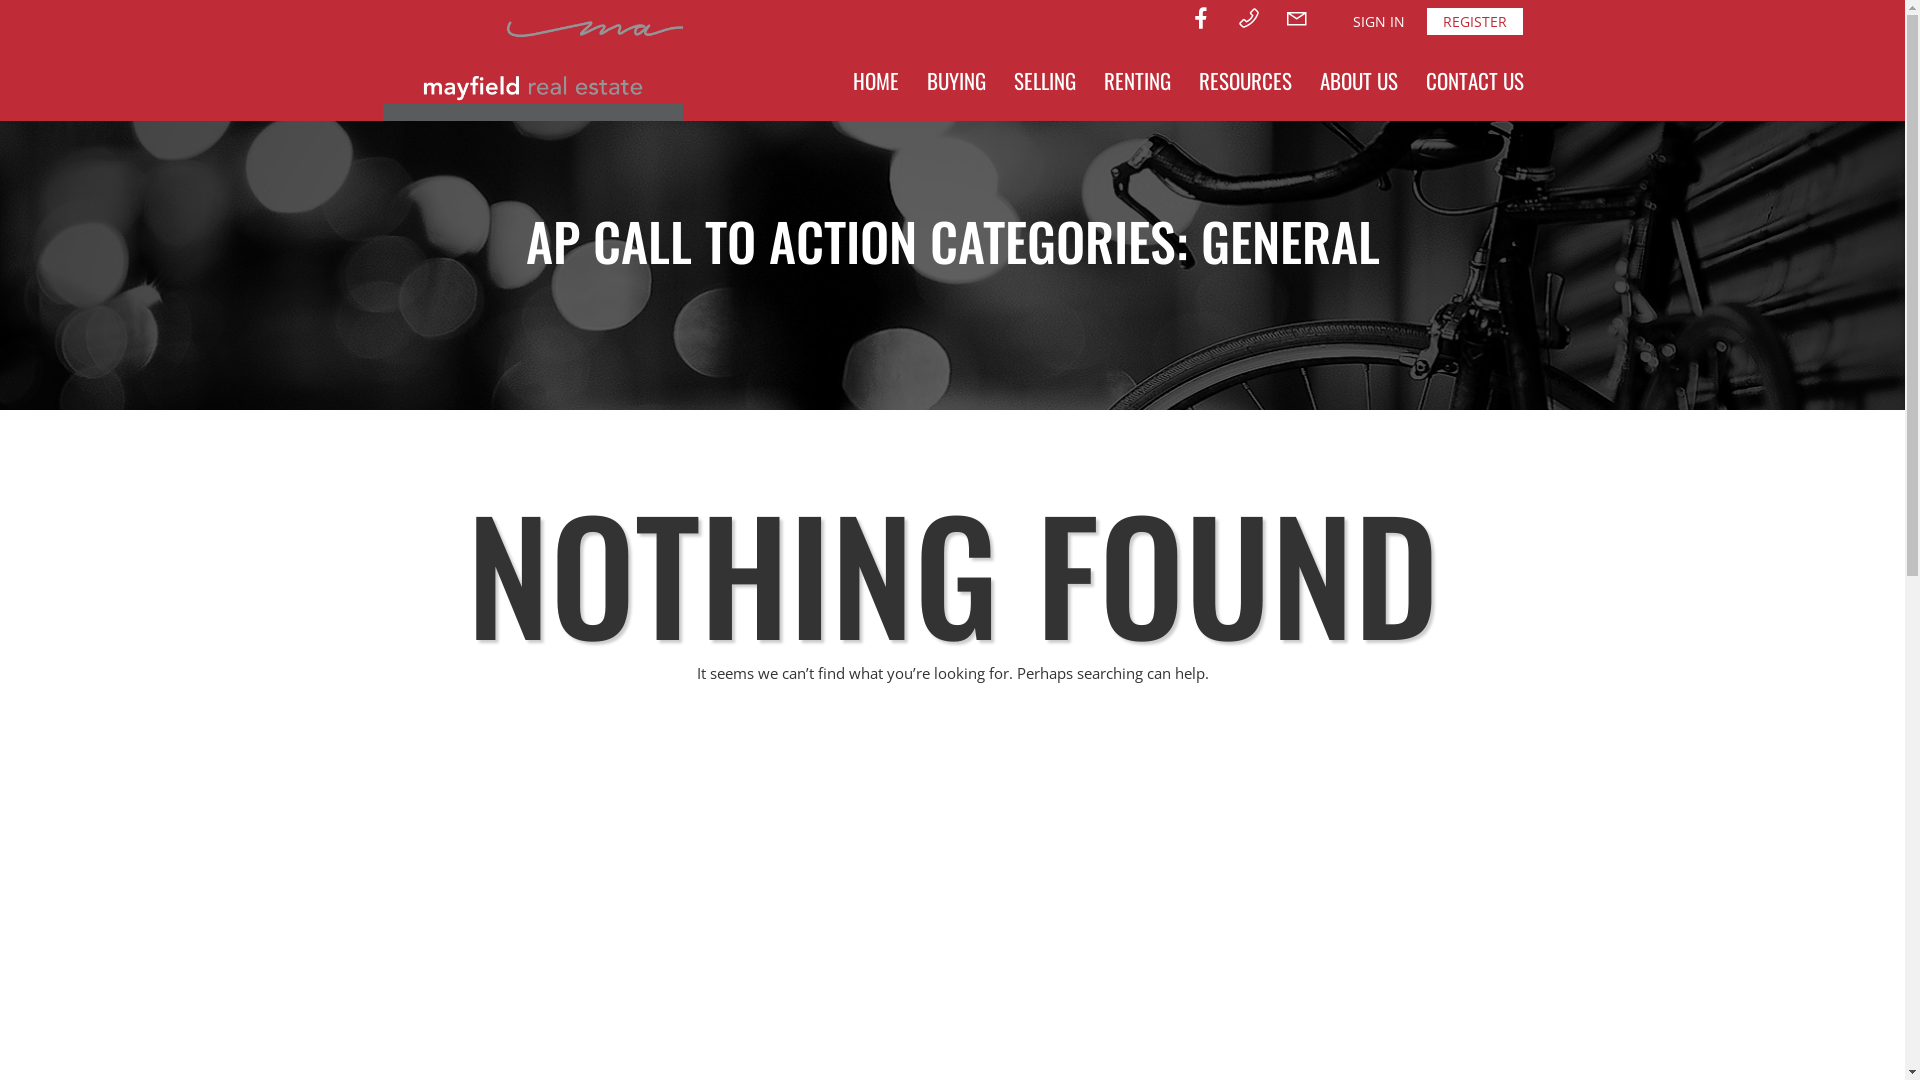  What do you see at coordinates (1243, 80) in the screenshot?
I see `'RESOURCES'` at bounding box center [1243, 80].